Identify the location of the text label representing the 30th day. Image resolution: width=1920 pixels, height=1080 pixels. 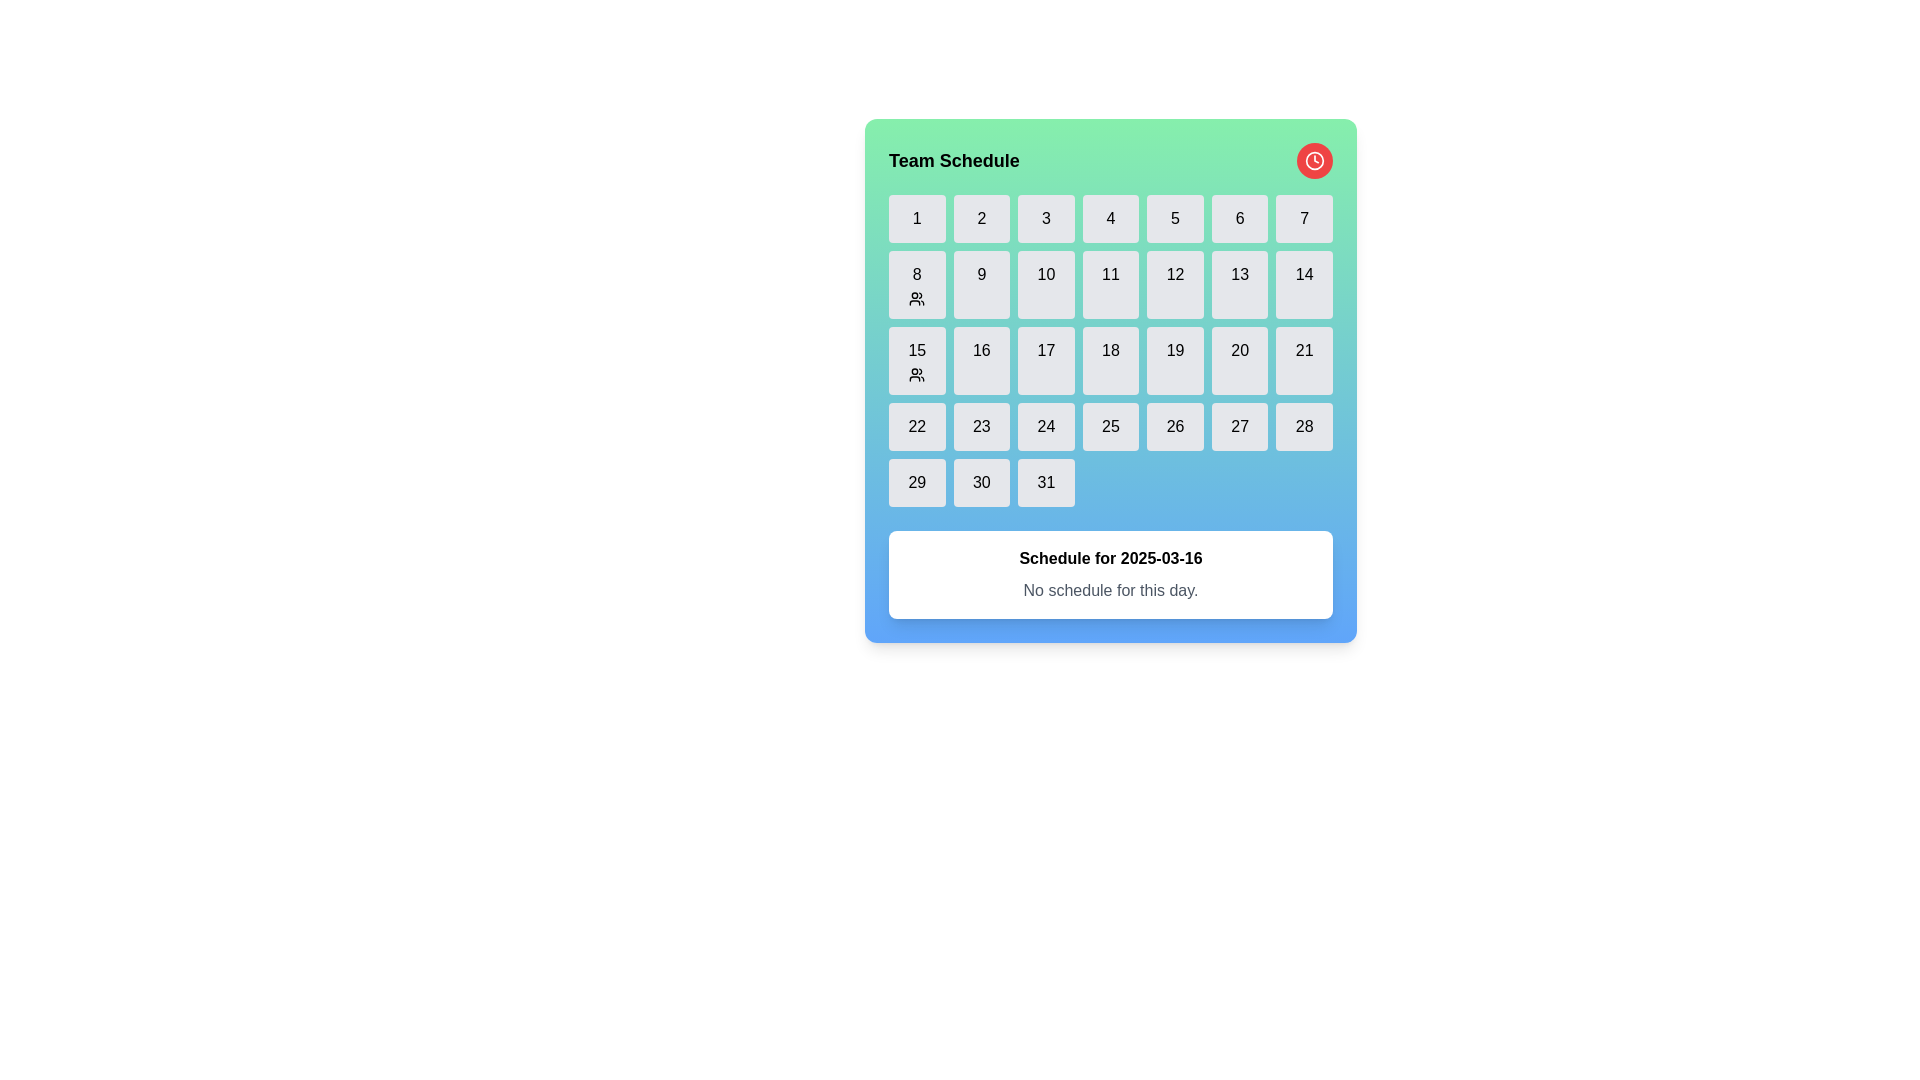
(981, 482).